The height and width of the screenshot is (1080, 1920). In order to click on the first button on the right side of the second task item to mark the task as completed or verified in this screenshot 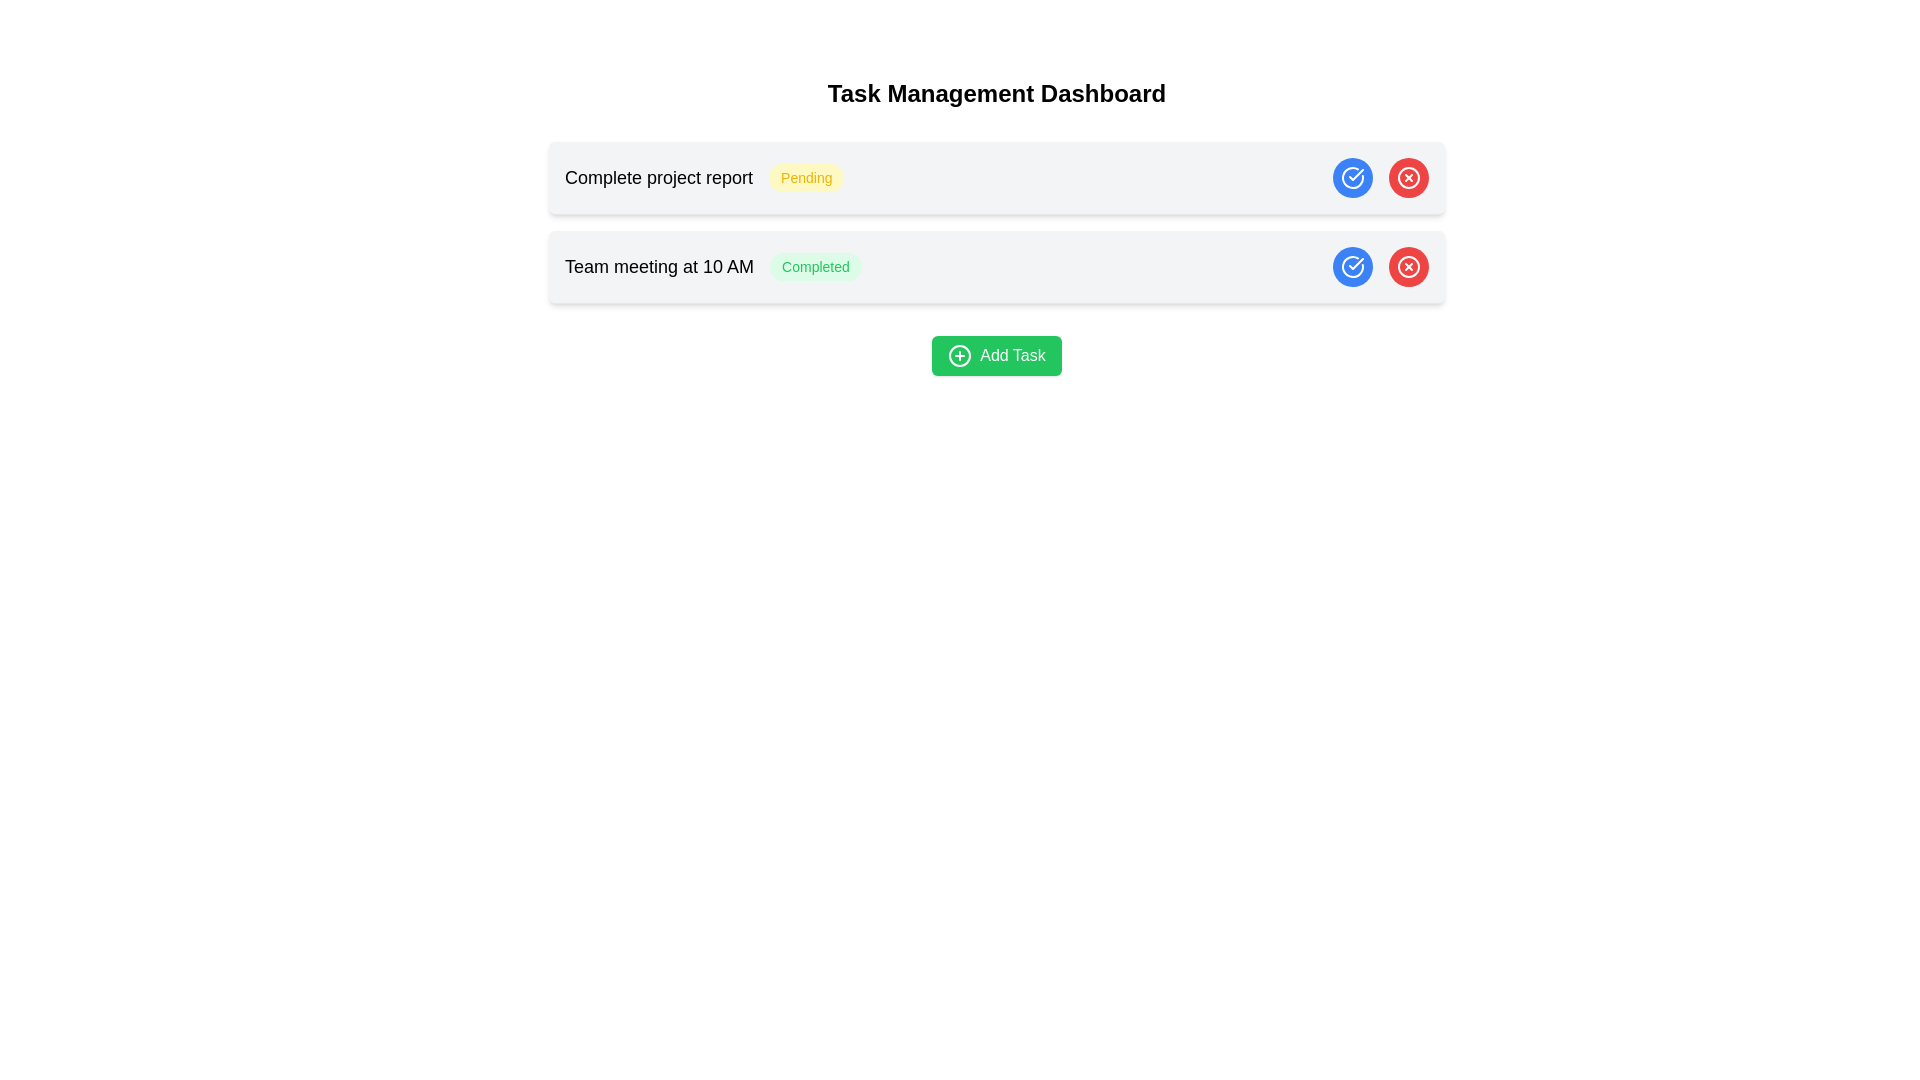, I will do `click(1353, 265)`.